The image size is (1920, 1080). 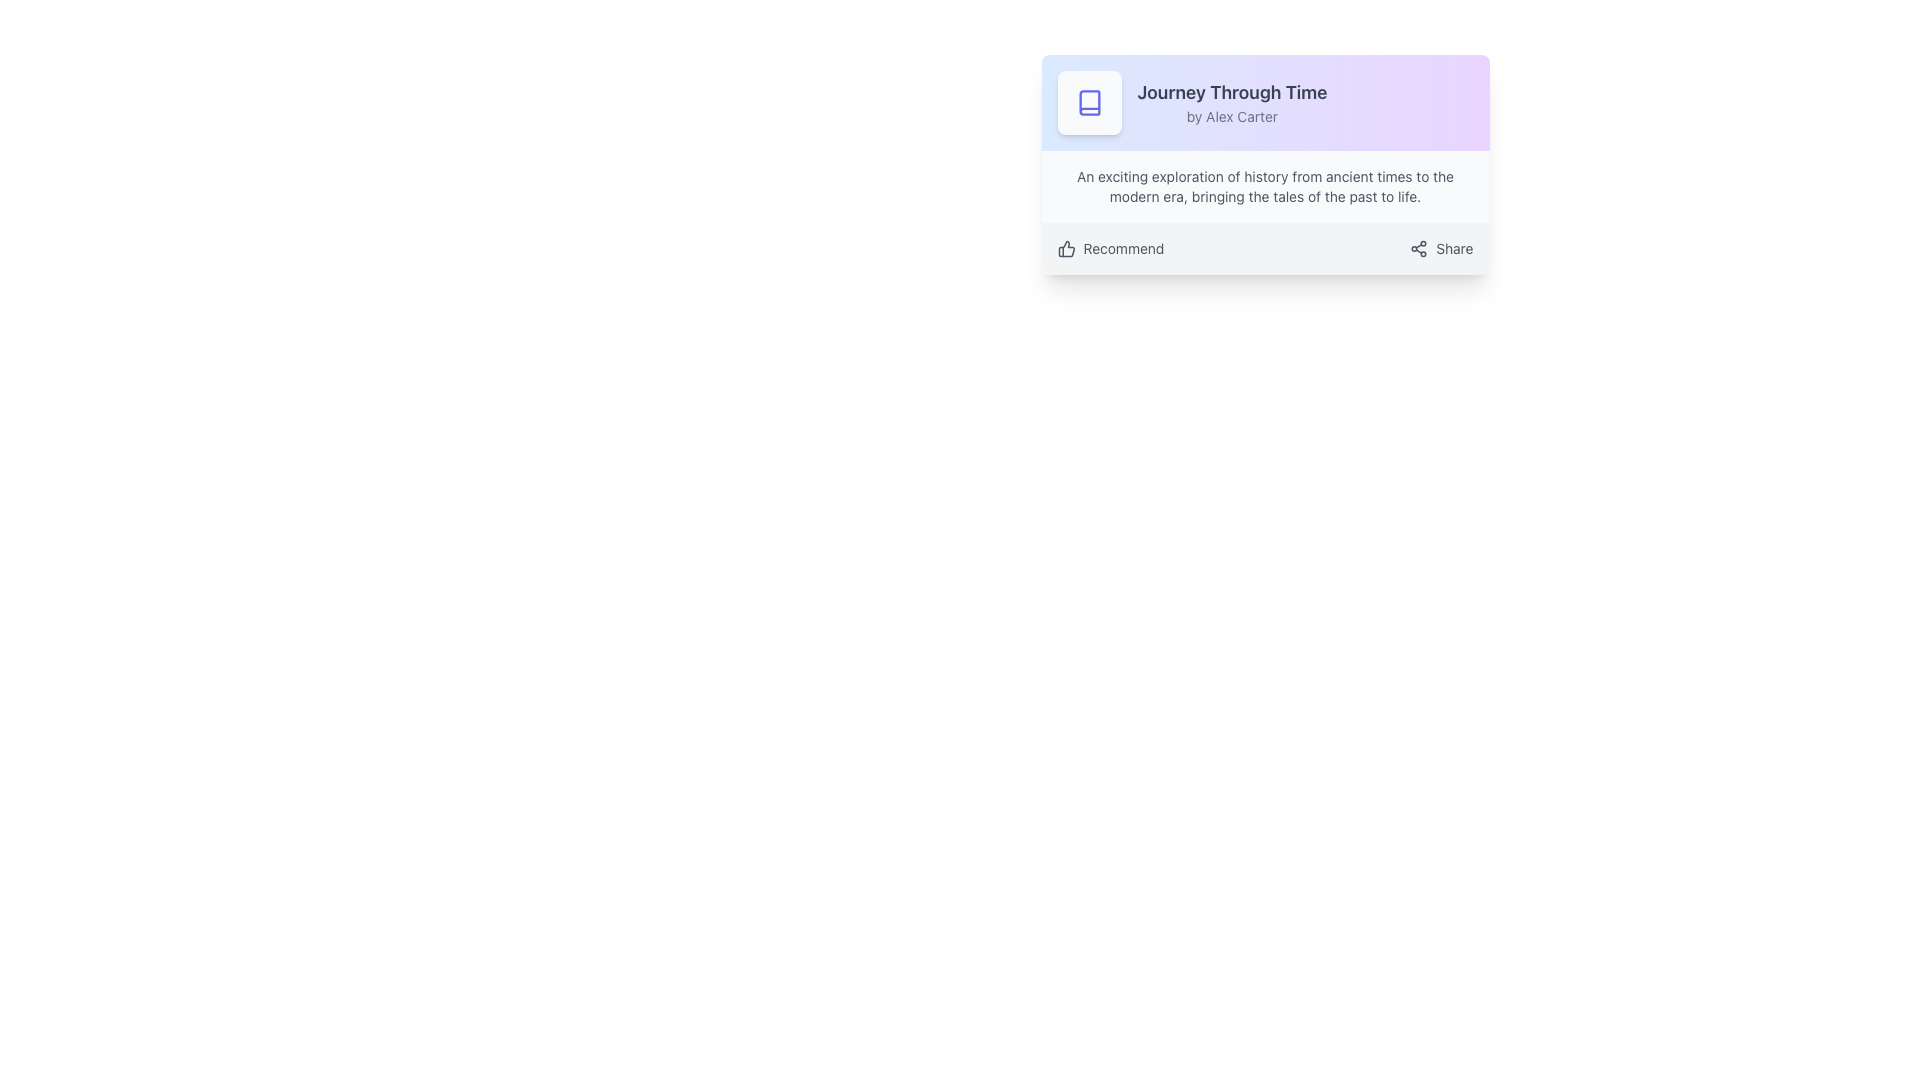 I want to click on the decorative book icon centered inside a square white background with a gray border, located at the top-left corner of the card, so click(x=1088, y=103).